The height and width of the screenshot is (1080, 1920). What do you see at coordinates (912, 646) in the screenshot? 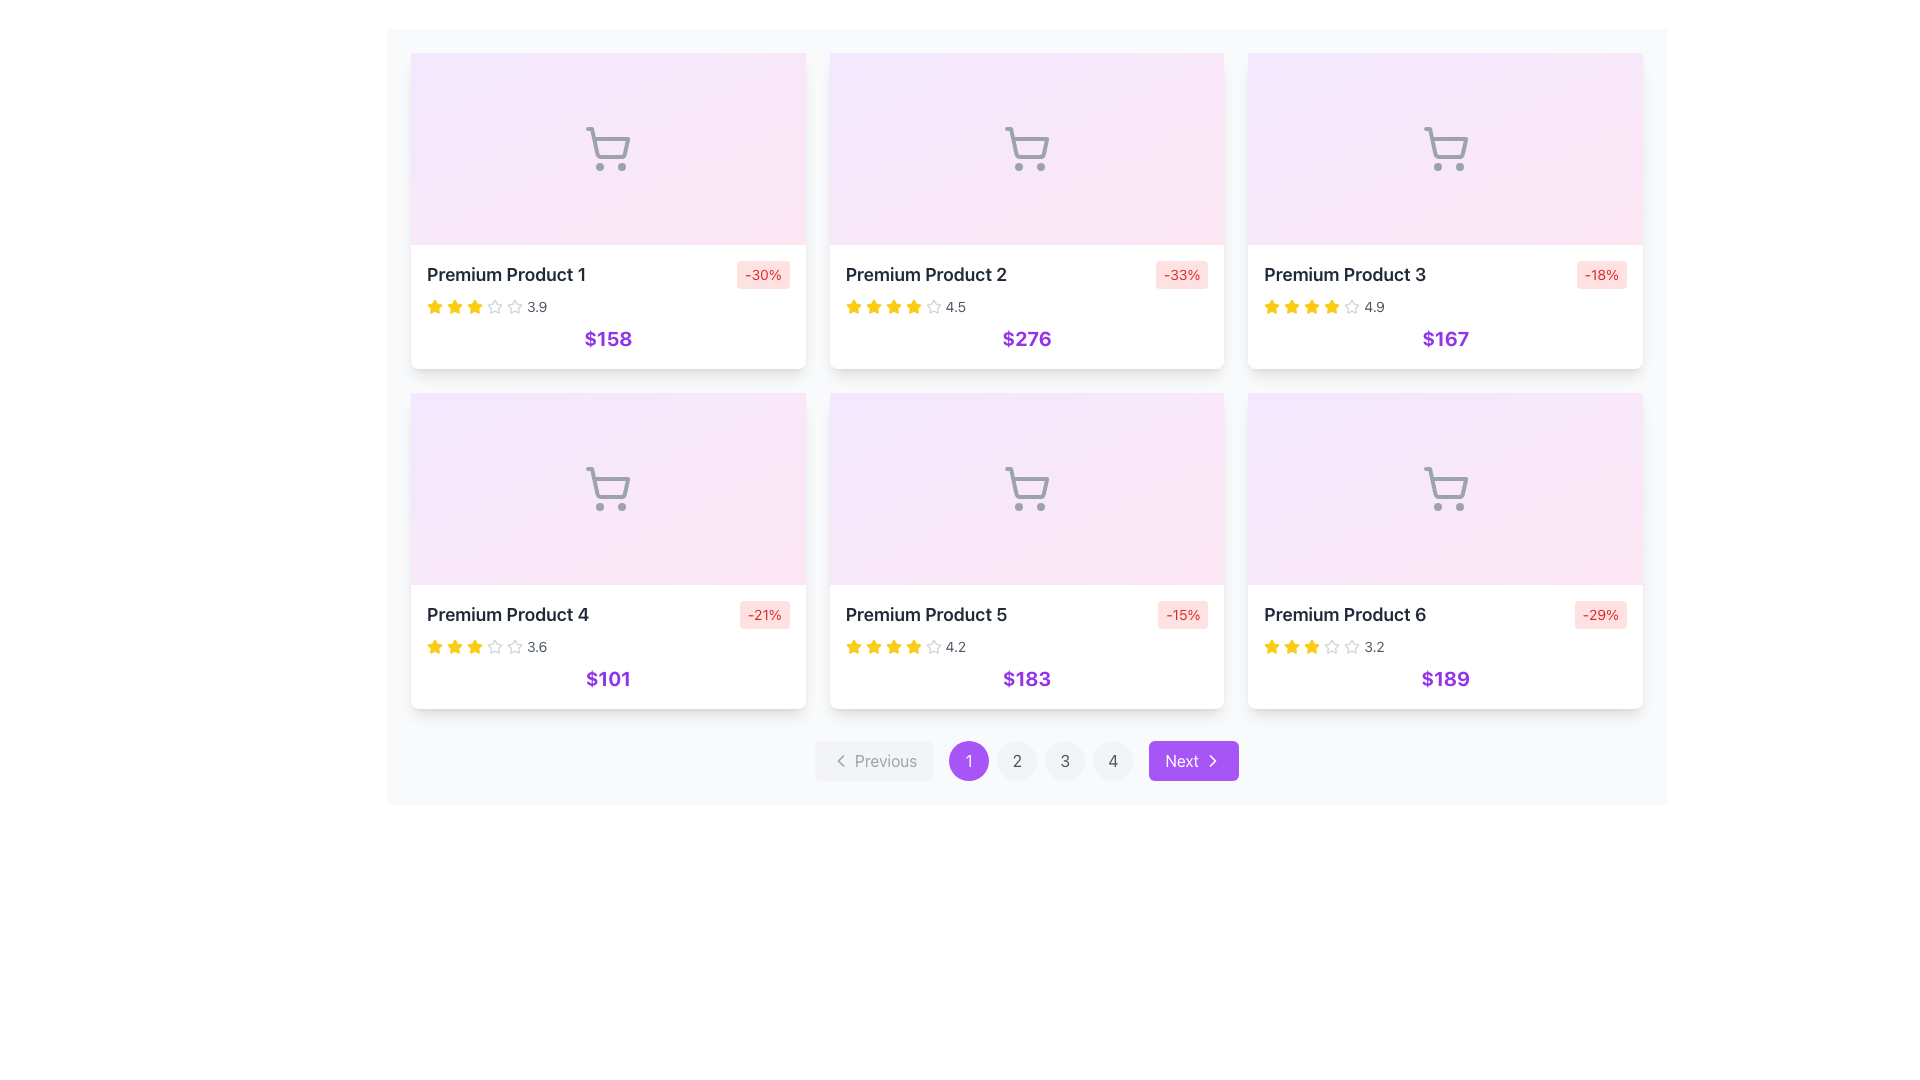
I see `the second star graphic icon in the five-star rating system for the product, located below the product name and above the pricing information` at bounding box center [912, 646].